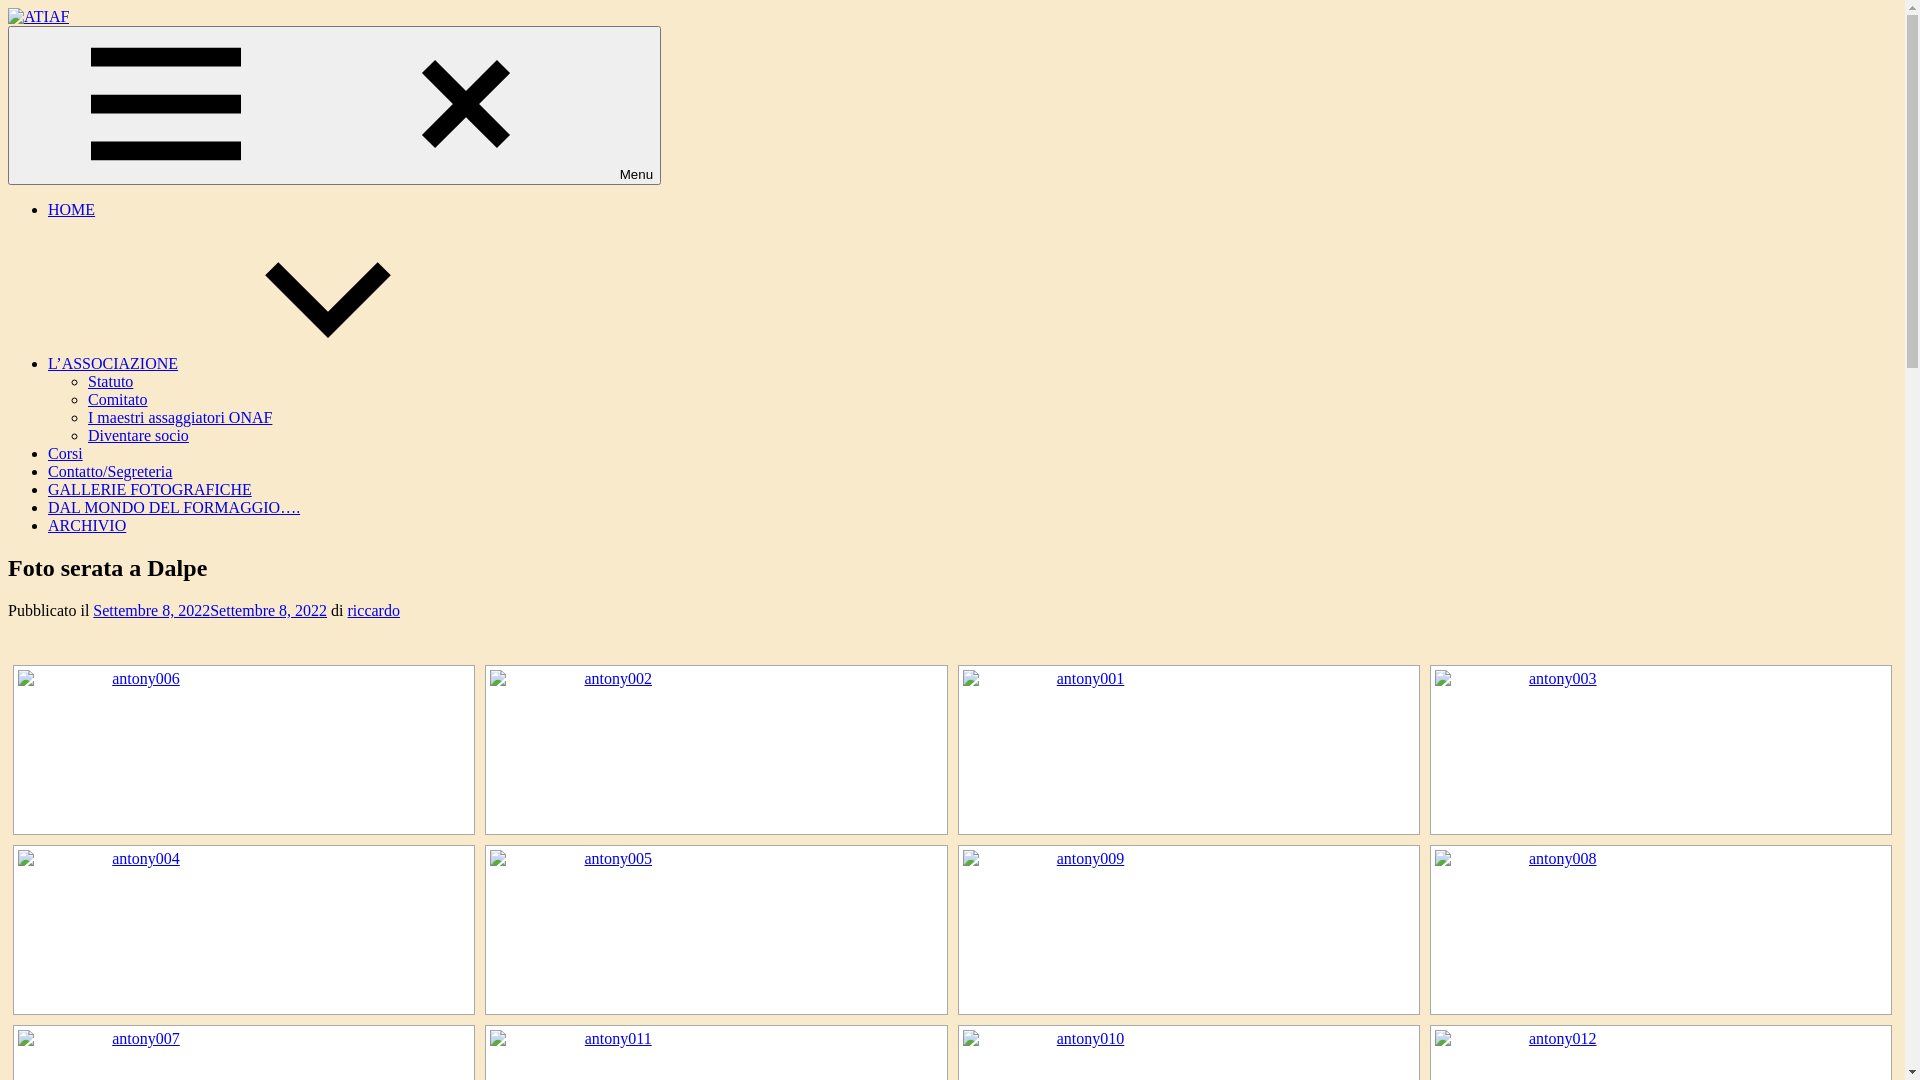 The image size is (1920, 1080). Describe the element at coordinates (1554, 749) in the screenshot. I see `'antony003'` at that location.